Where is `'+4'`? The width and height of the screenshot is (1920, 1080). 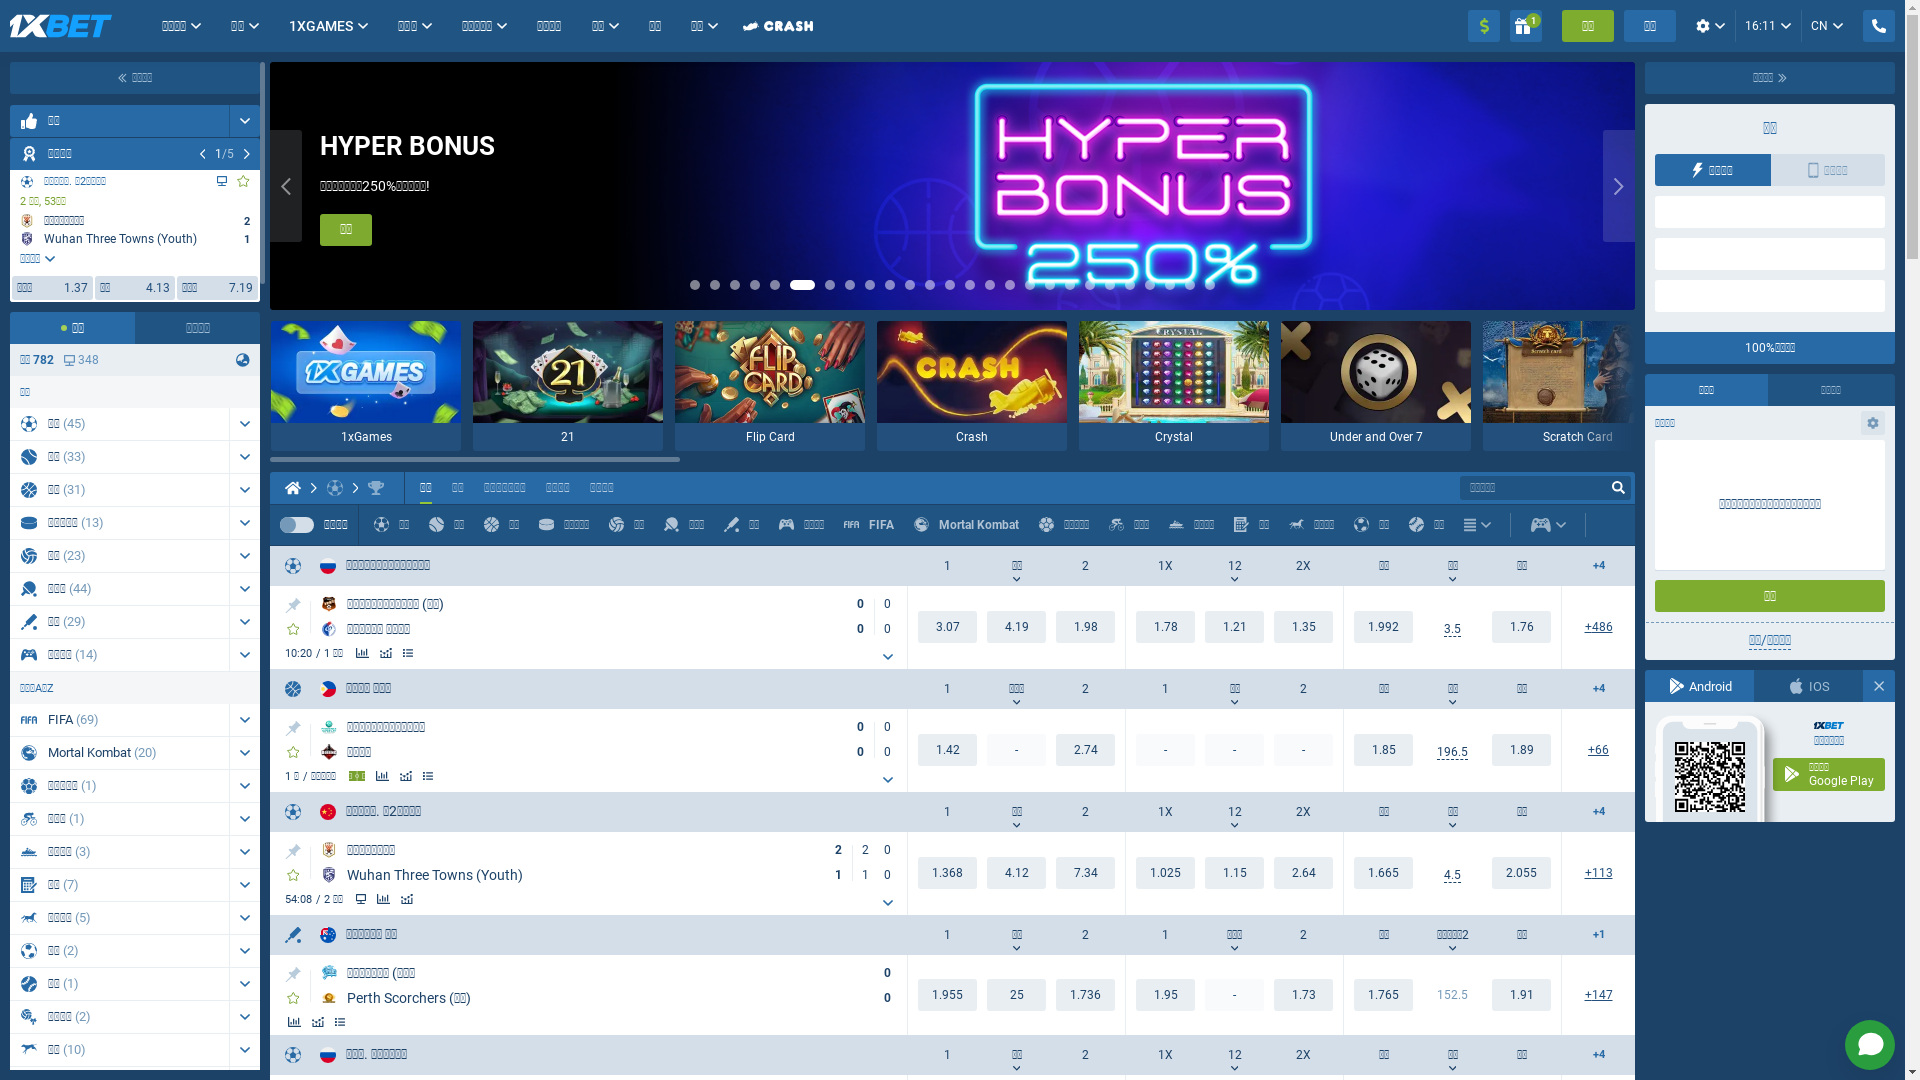 '+4' is located at coordinates (1597, 812).